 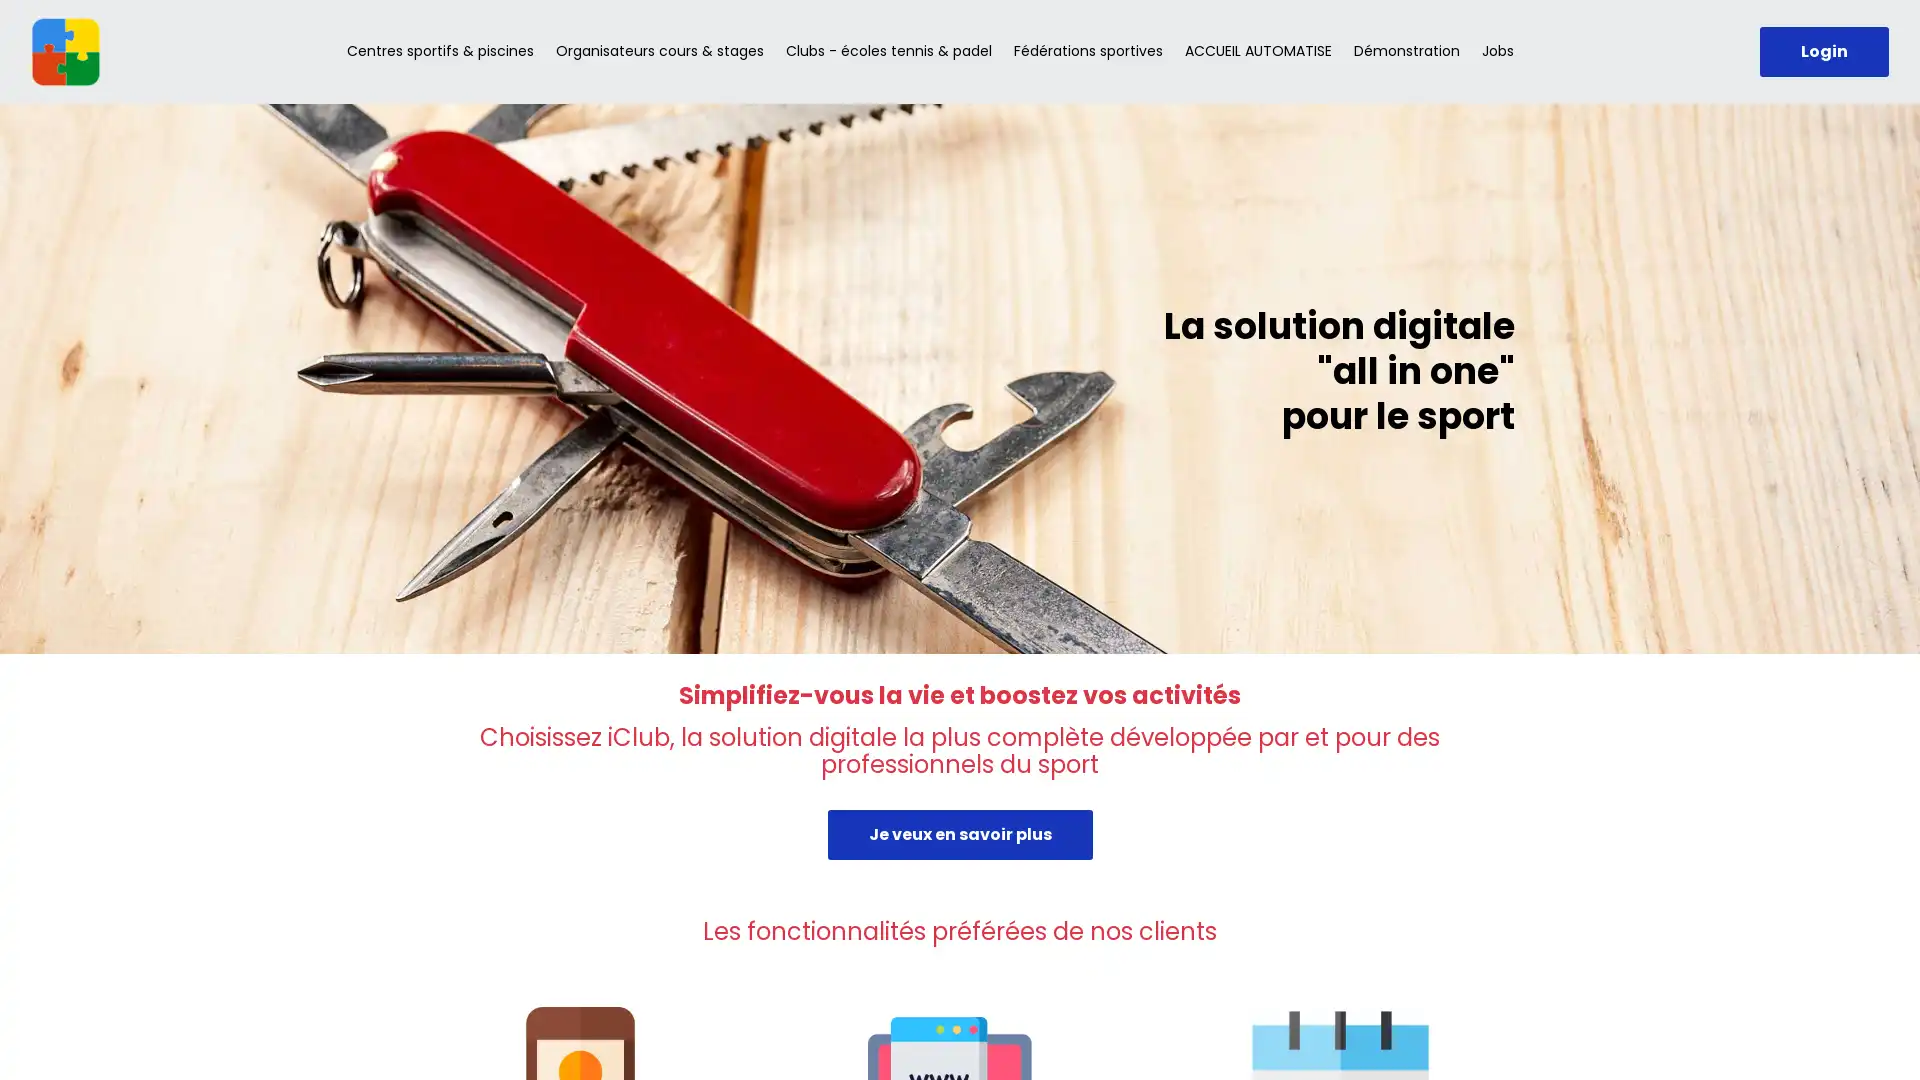 What do you see at coordinates (1405, 50) in the screenshot?
I see `Demonstration` at bounding box center [1405, 50].